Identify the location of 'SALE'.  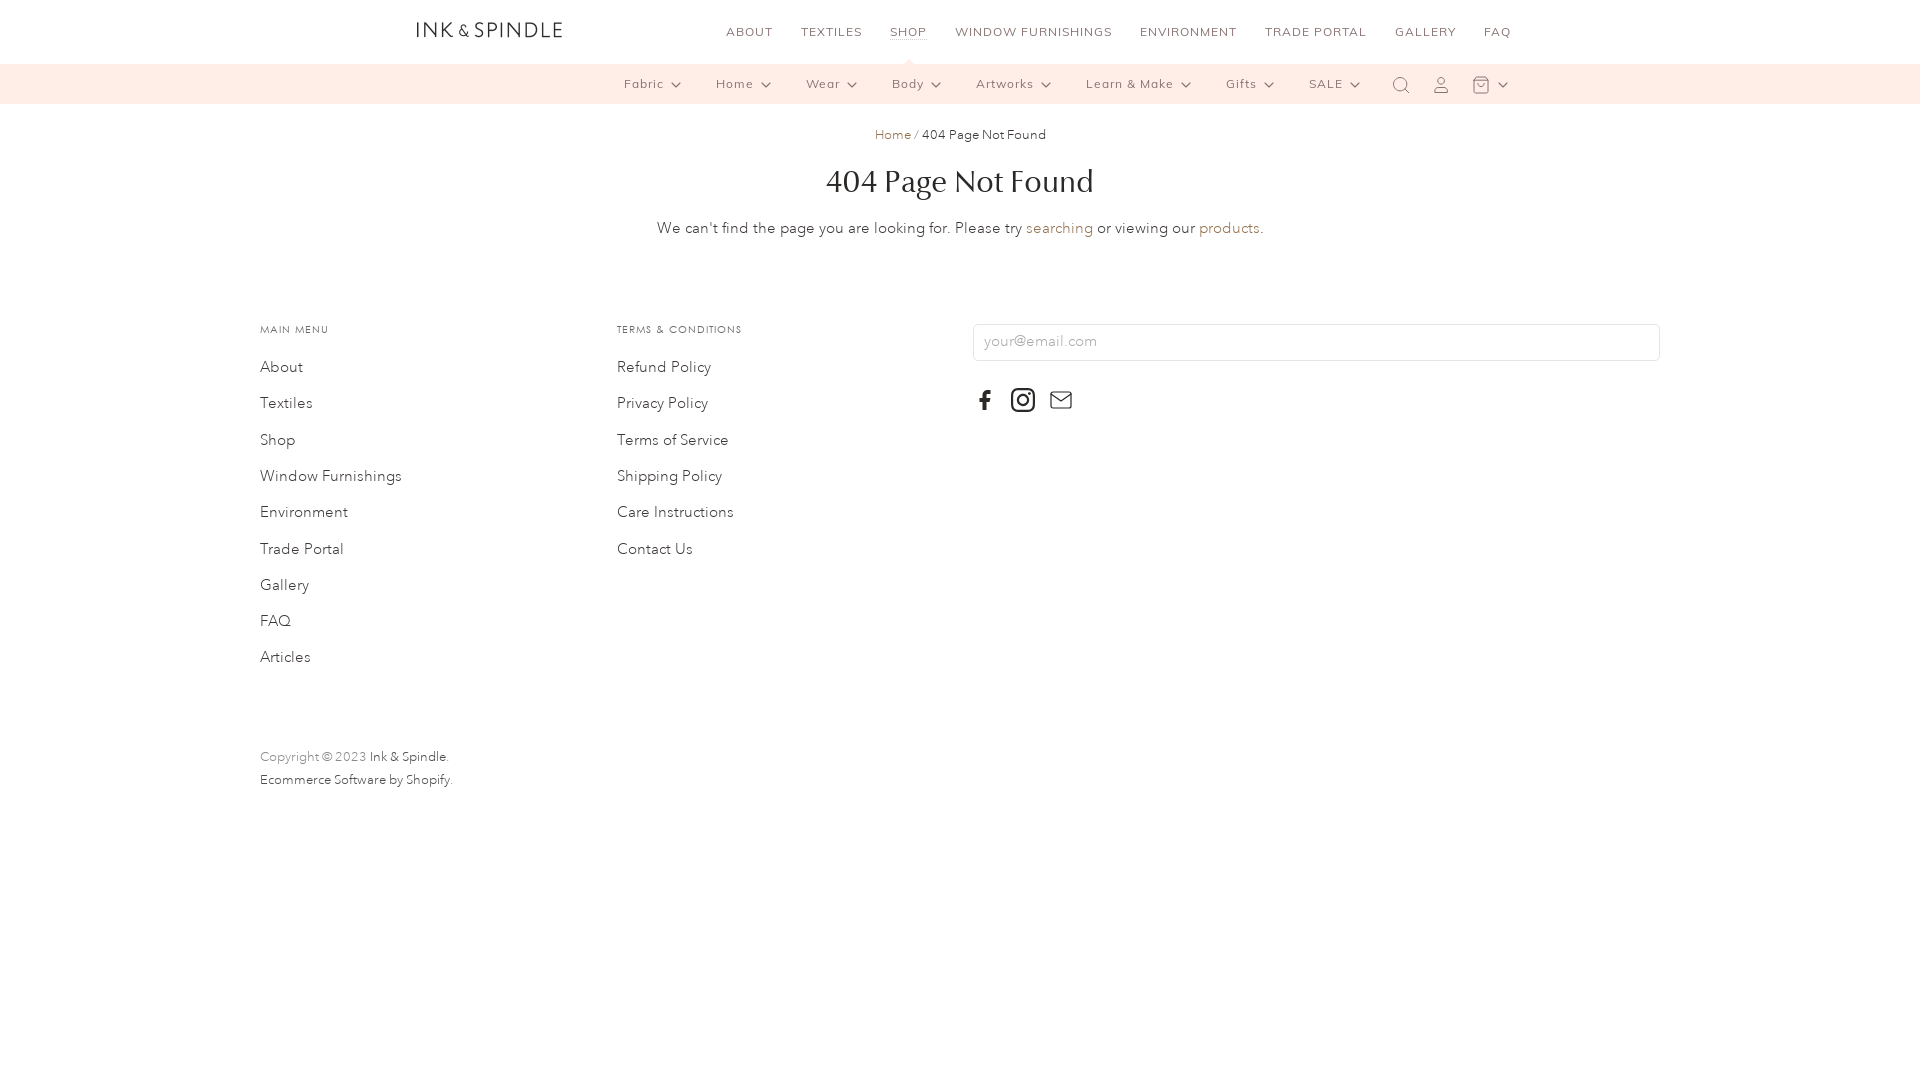
(1338, 83).